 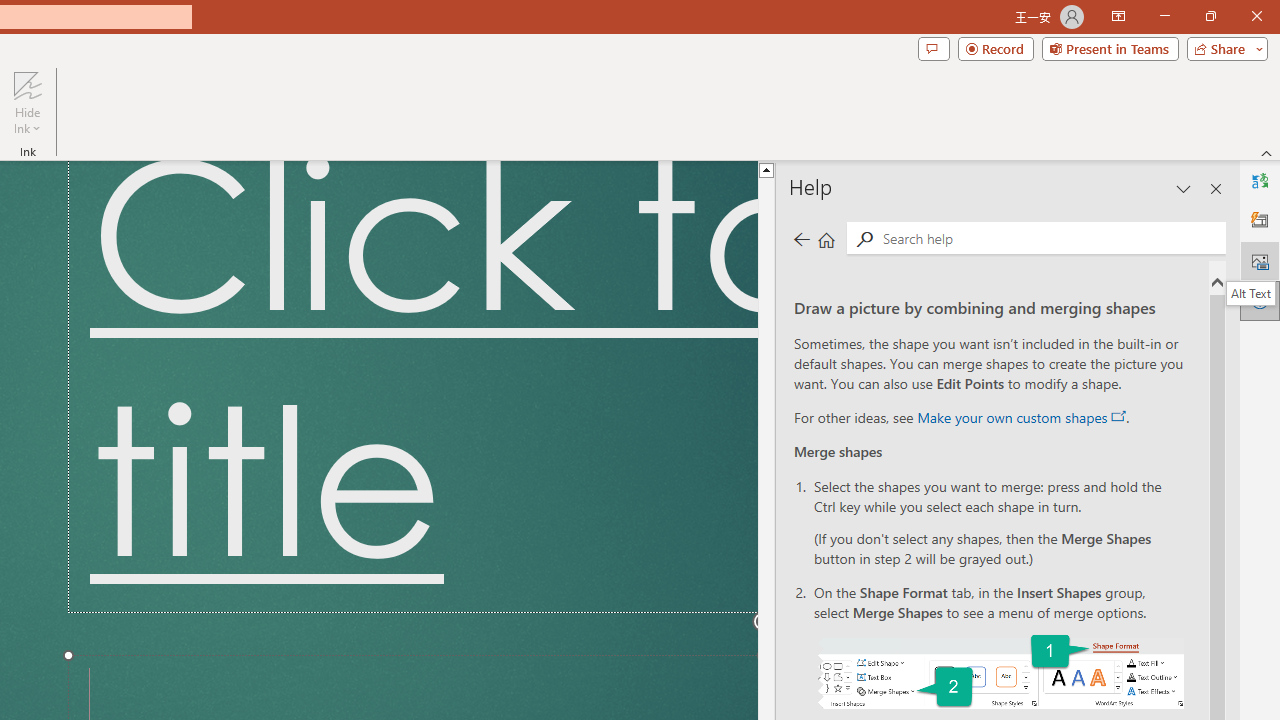 What do you see at coordinates (1164, 16) in the screenshot?
I see `'Minimize'` at bounding box center [1164, 16].